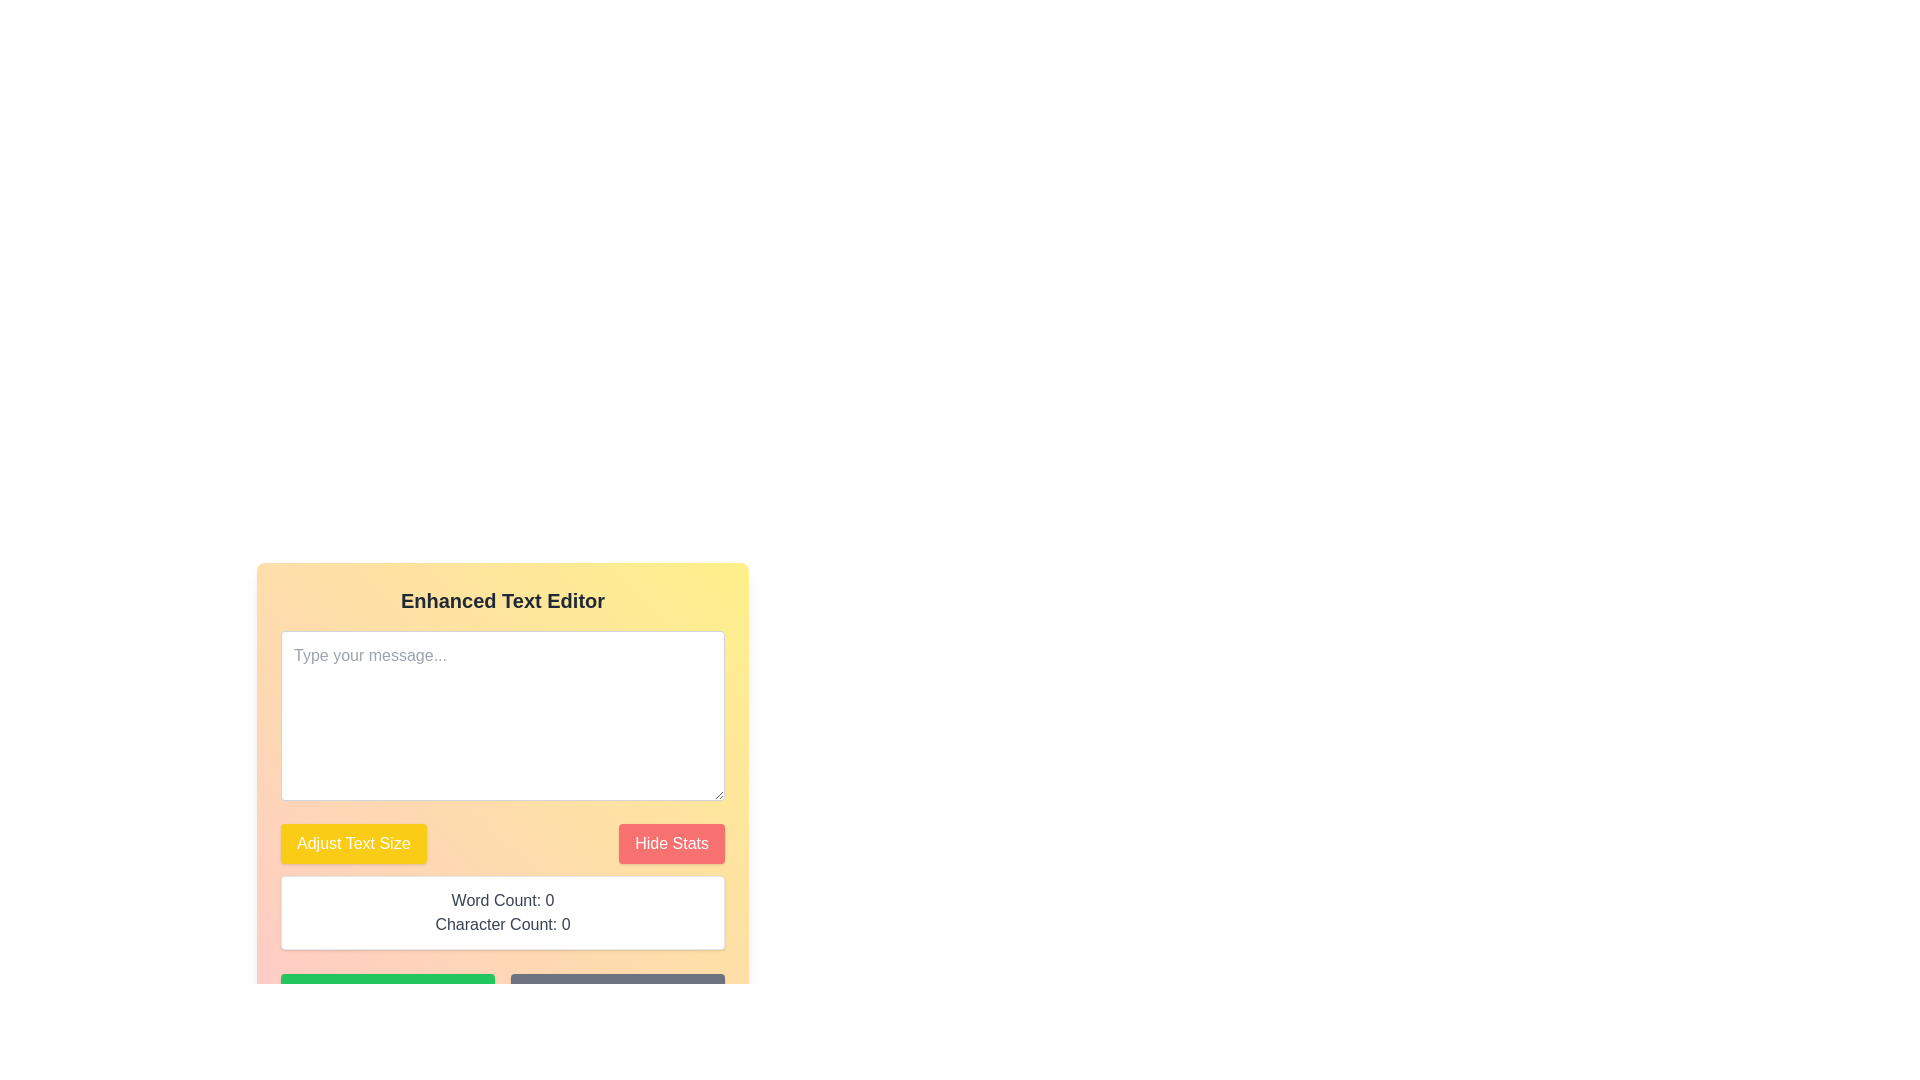  I want to click on the rectangular button with a yellow background and white text labeled 'Adjust Text Size' located in the lower left section of the 'Enhanced Text Editor.', so click(353, 844).